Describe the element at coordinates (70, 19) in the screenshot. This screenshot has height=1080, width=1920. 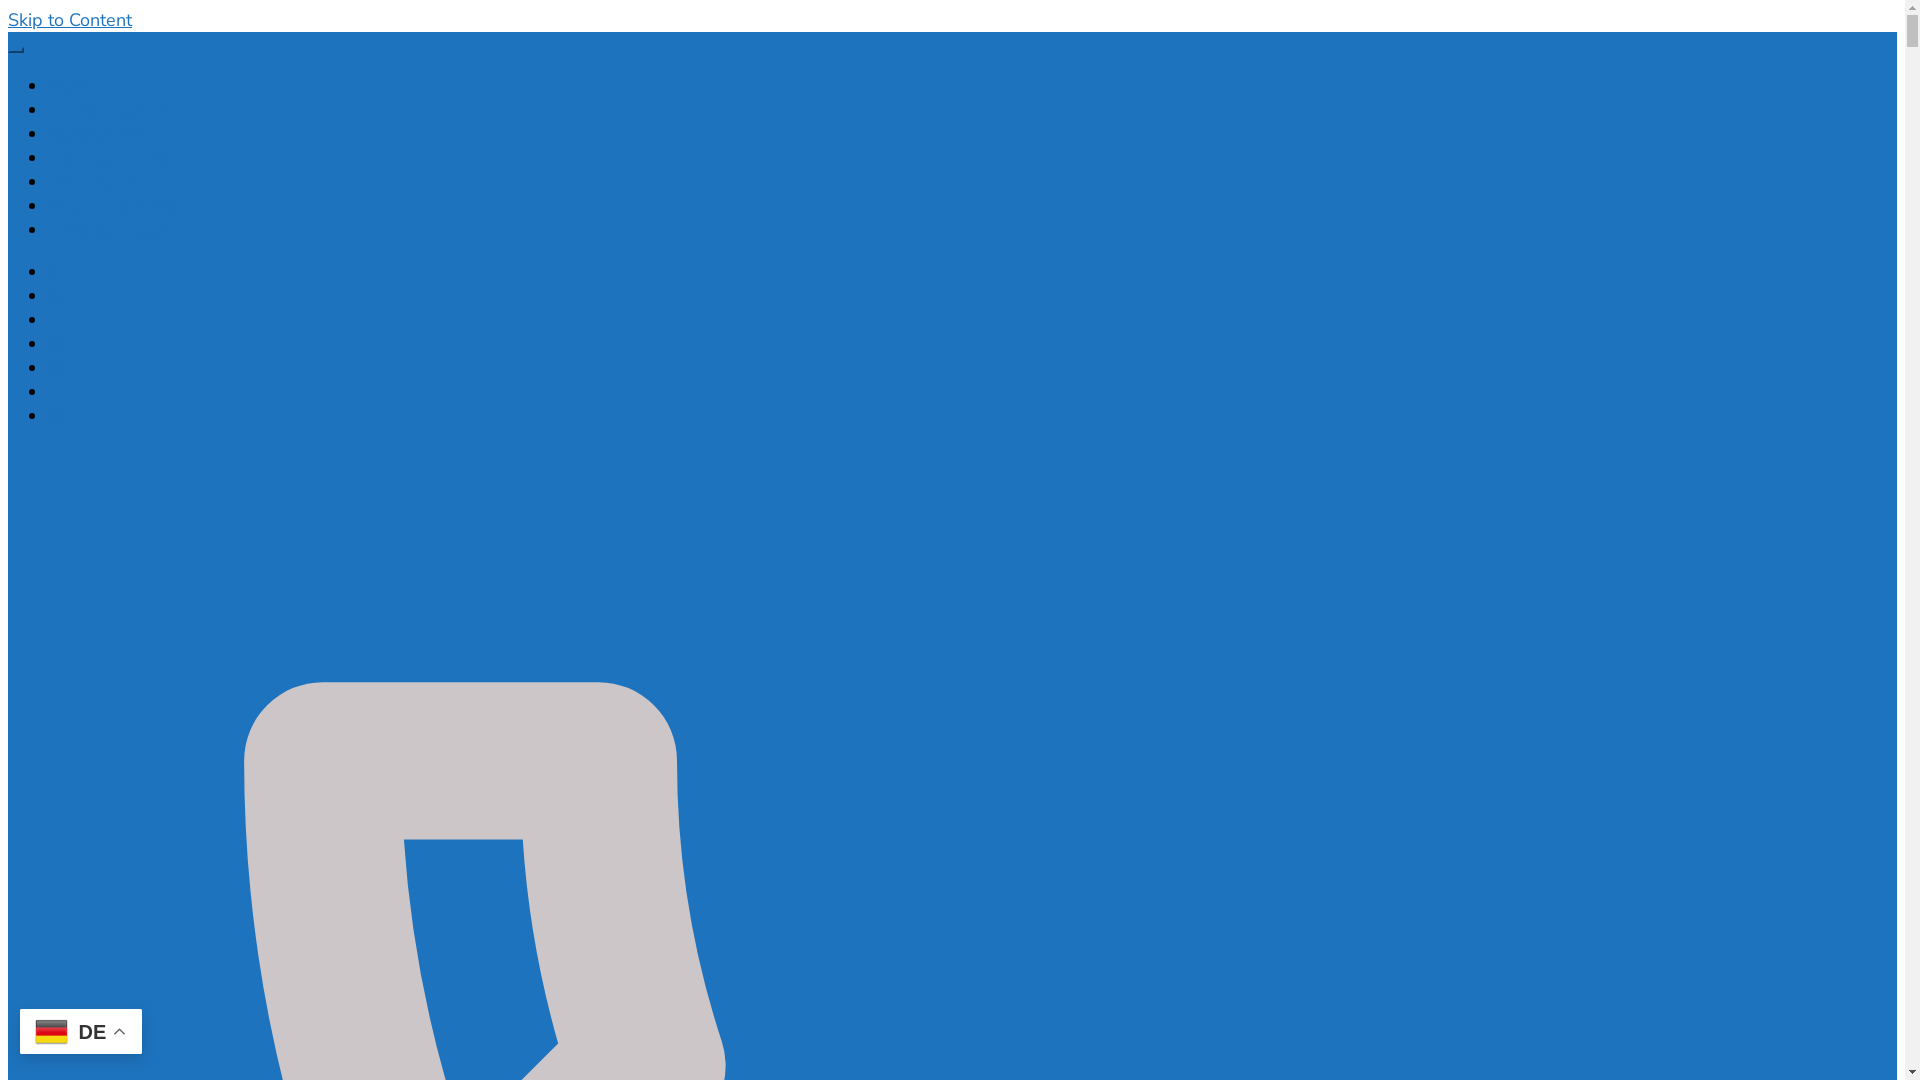
I see `'Skip to Content'` at that location.